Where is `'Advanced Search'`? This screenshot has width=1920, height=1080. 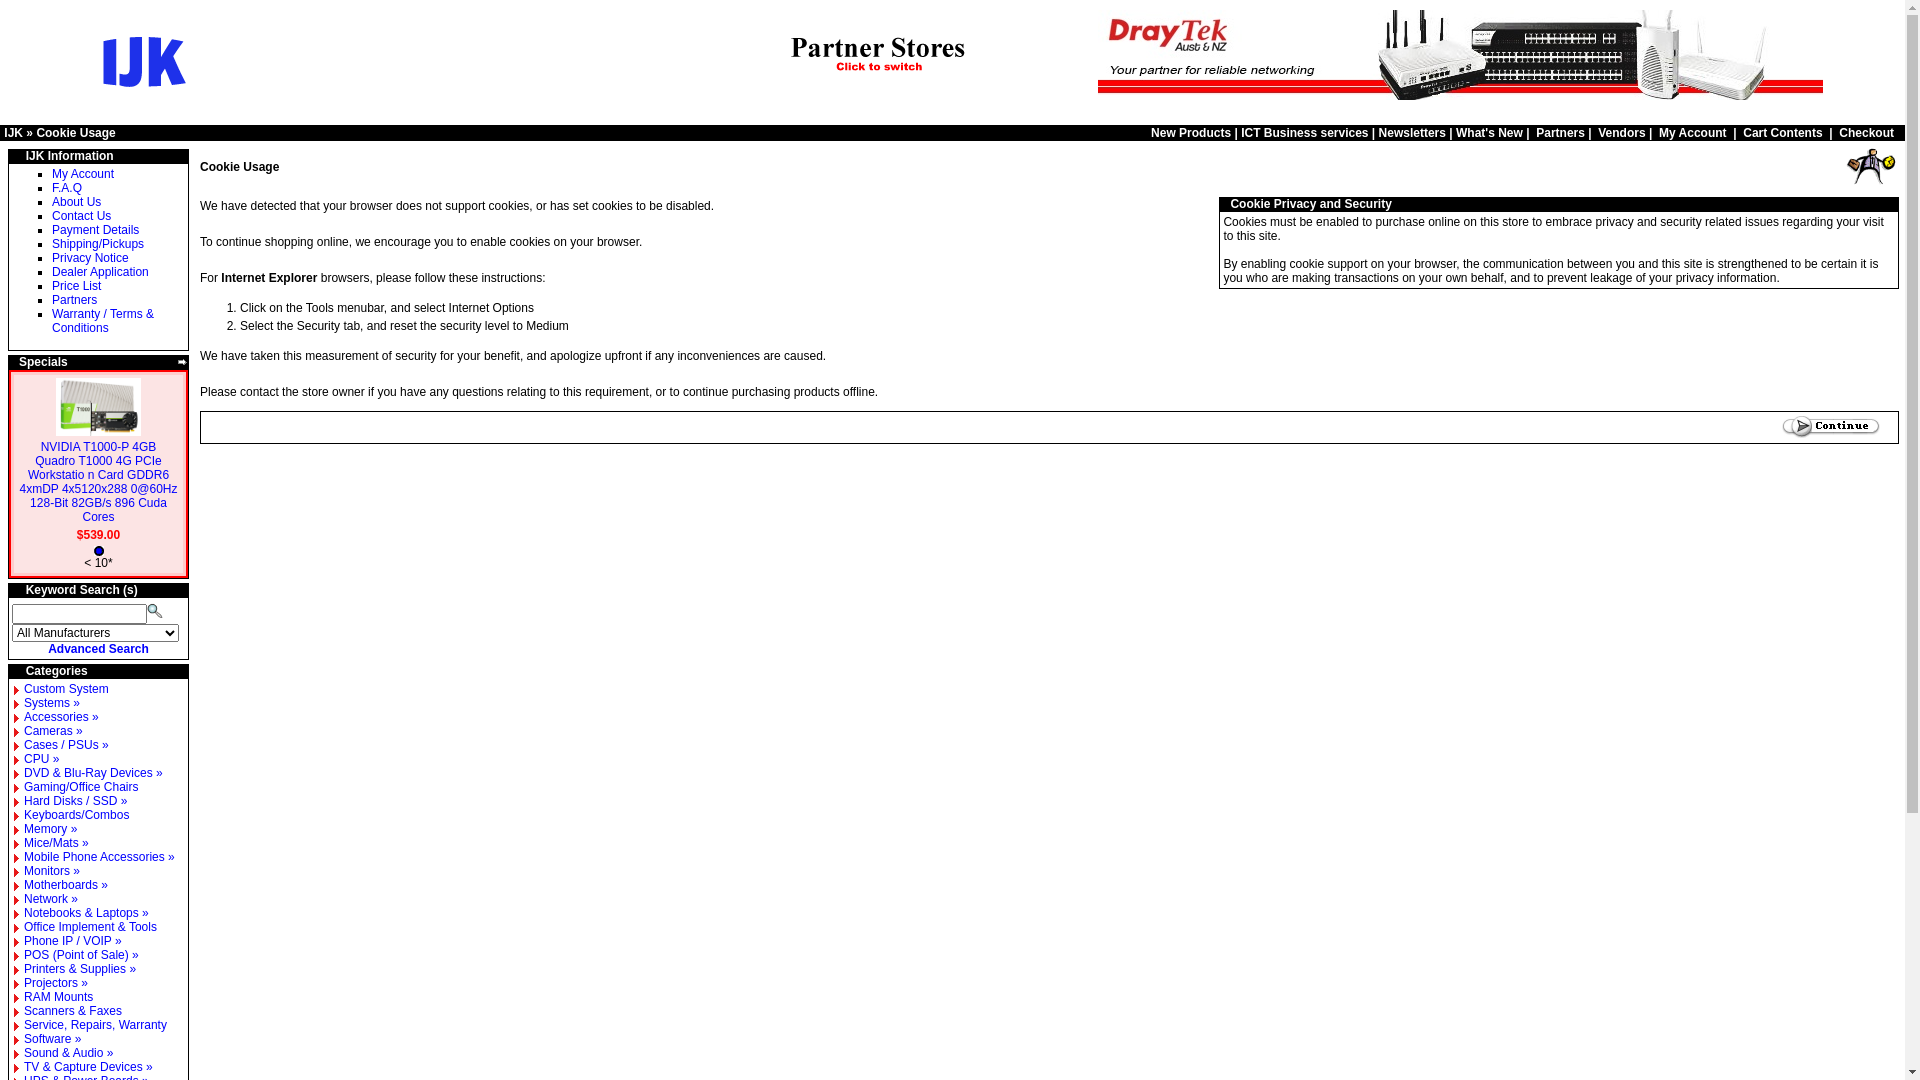
'Advanced Search' is located at coordinates (97, 648).